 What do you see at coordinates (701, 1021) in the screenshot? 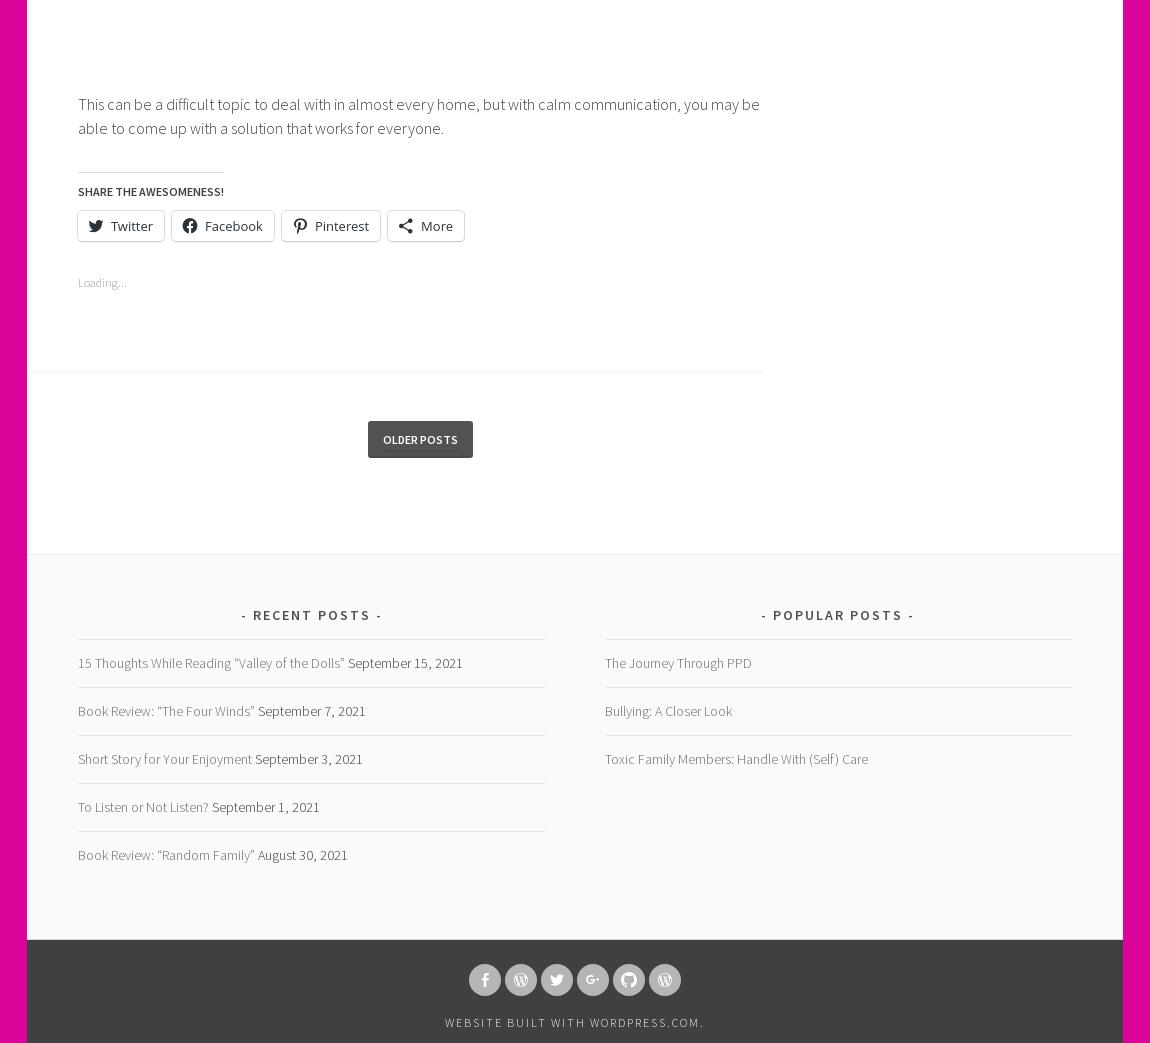
I see `'.'` at bounding box center [701, 1021].